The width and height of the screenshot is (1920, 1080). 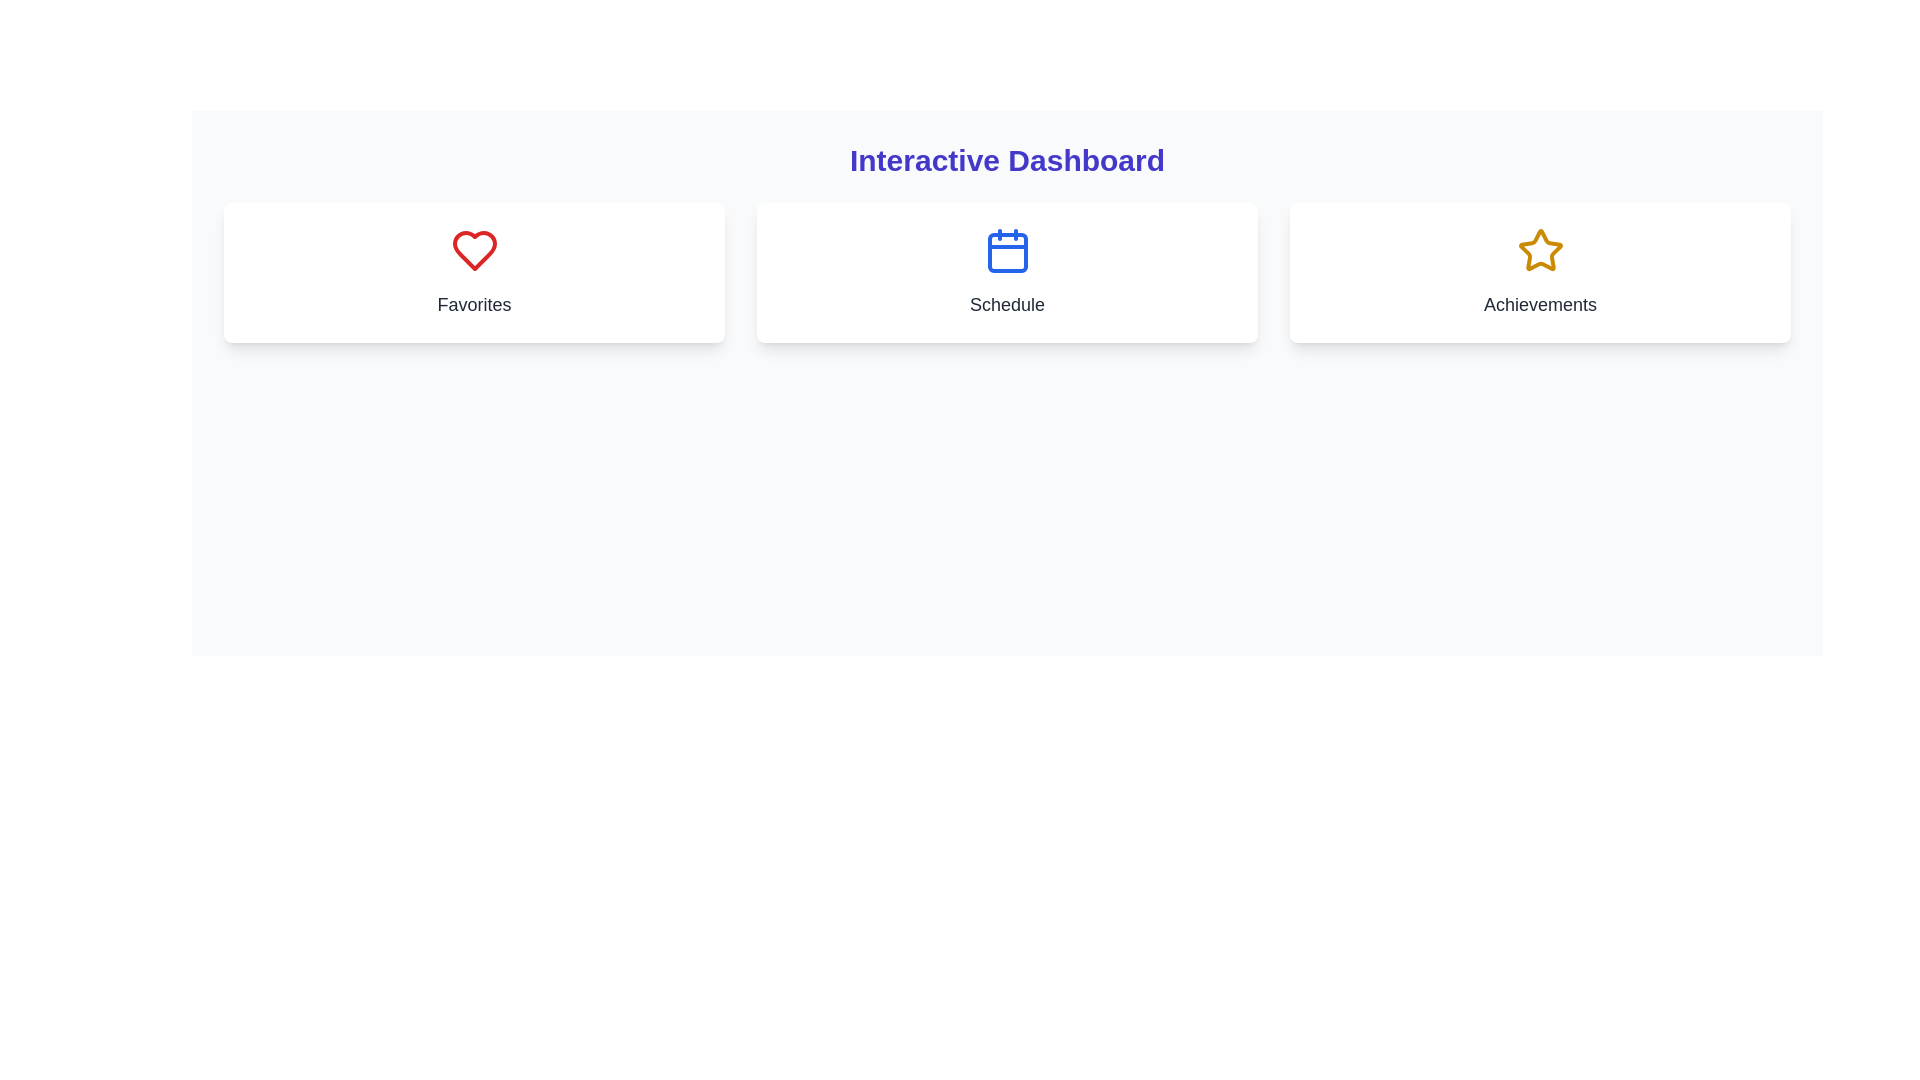 I want to click on the 'Achievements' component, which features a yellow star icon above the text, so click(x=1539, y=273).